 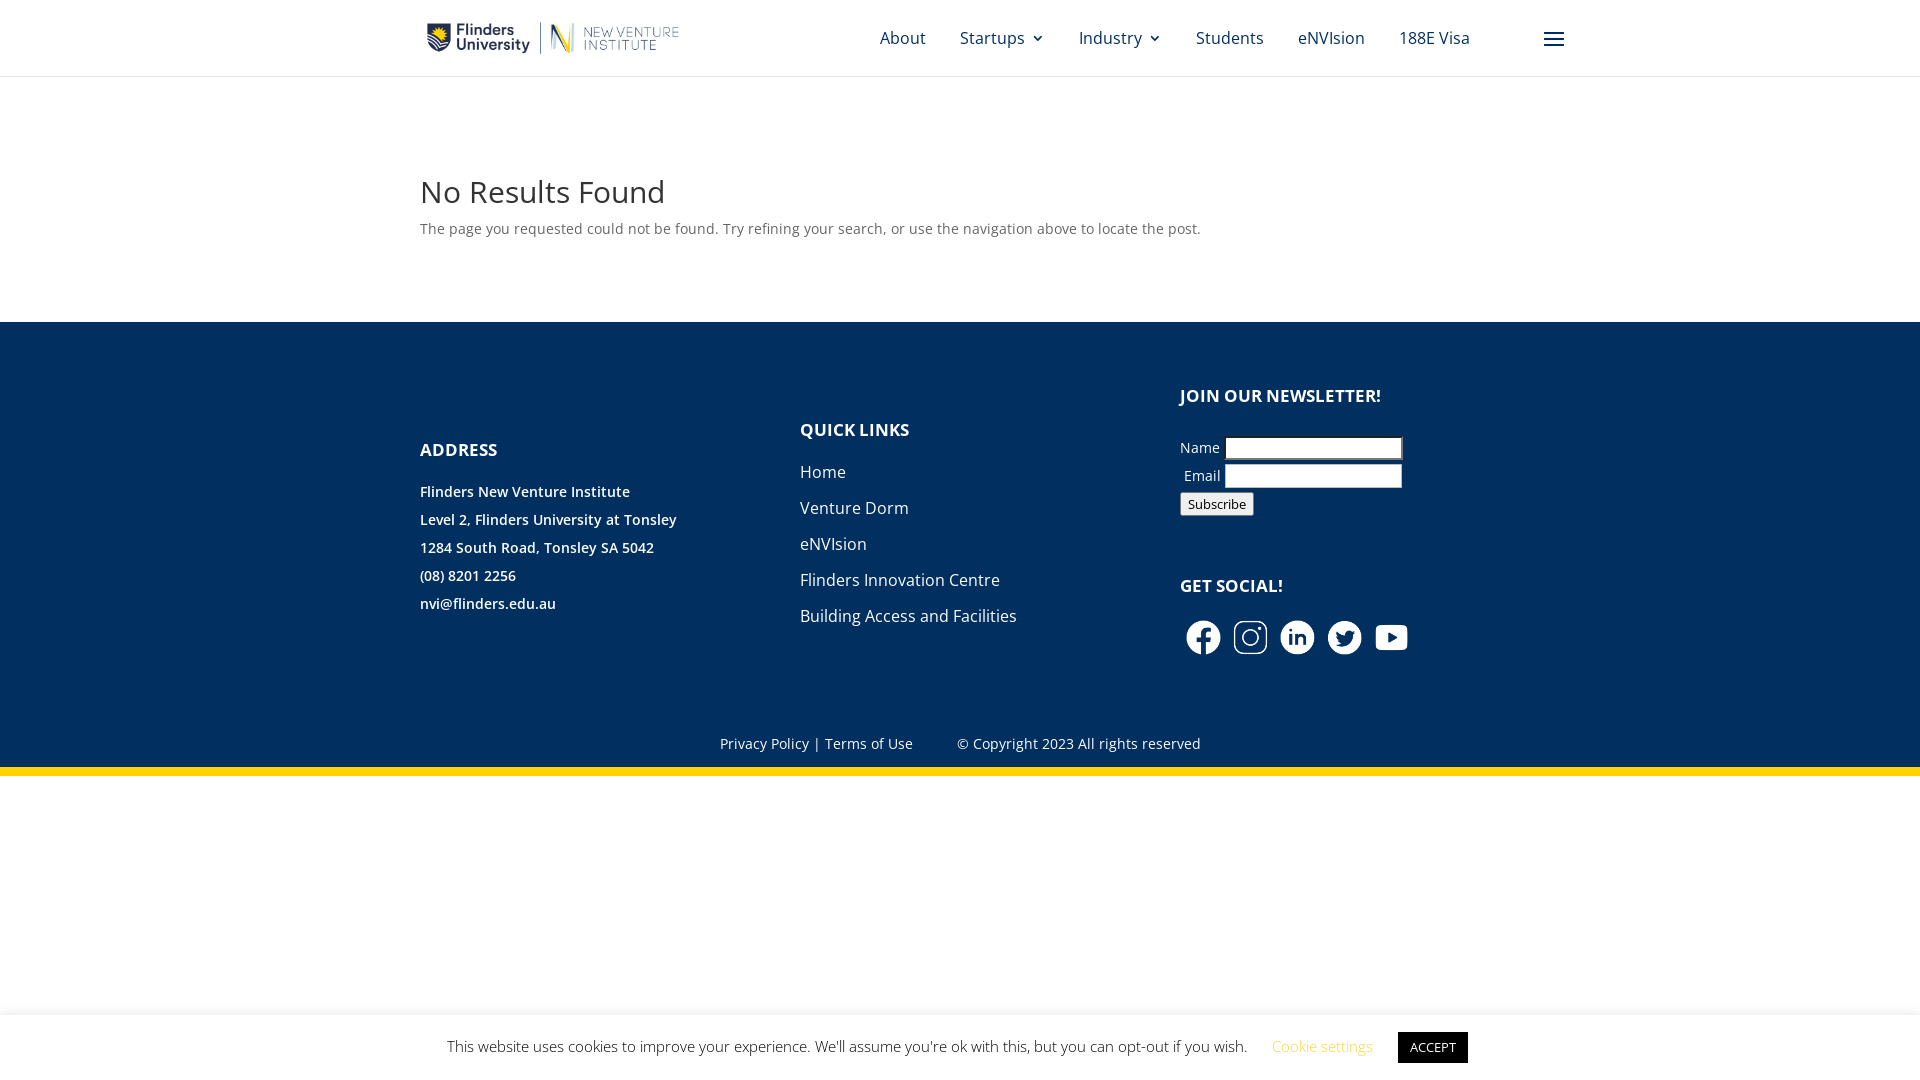 What do you see at coordinates (1322, 1044) in the screenshot?
I see `'Cookie settings'` at bounding box center [1322, 1044].